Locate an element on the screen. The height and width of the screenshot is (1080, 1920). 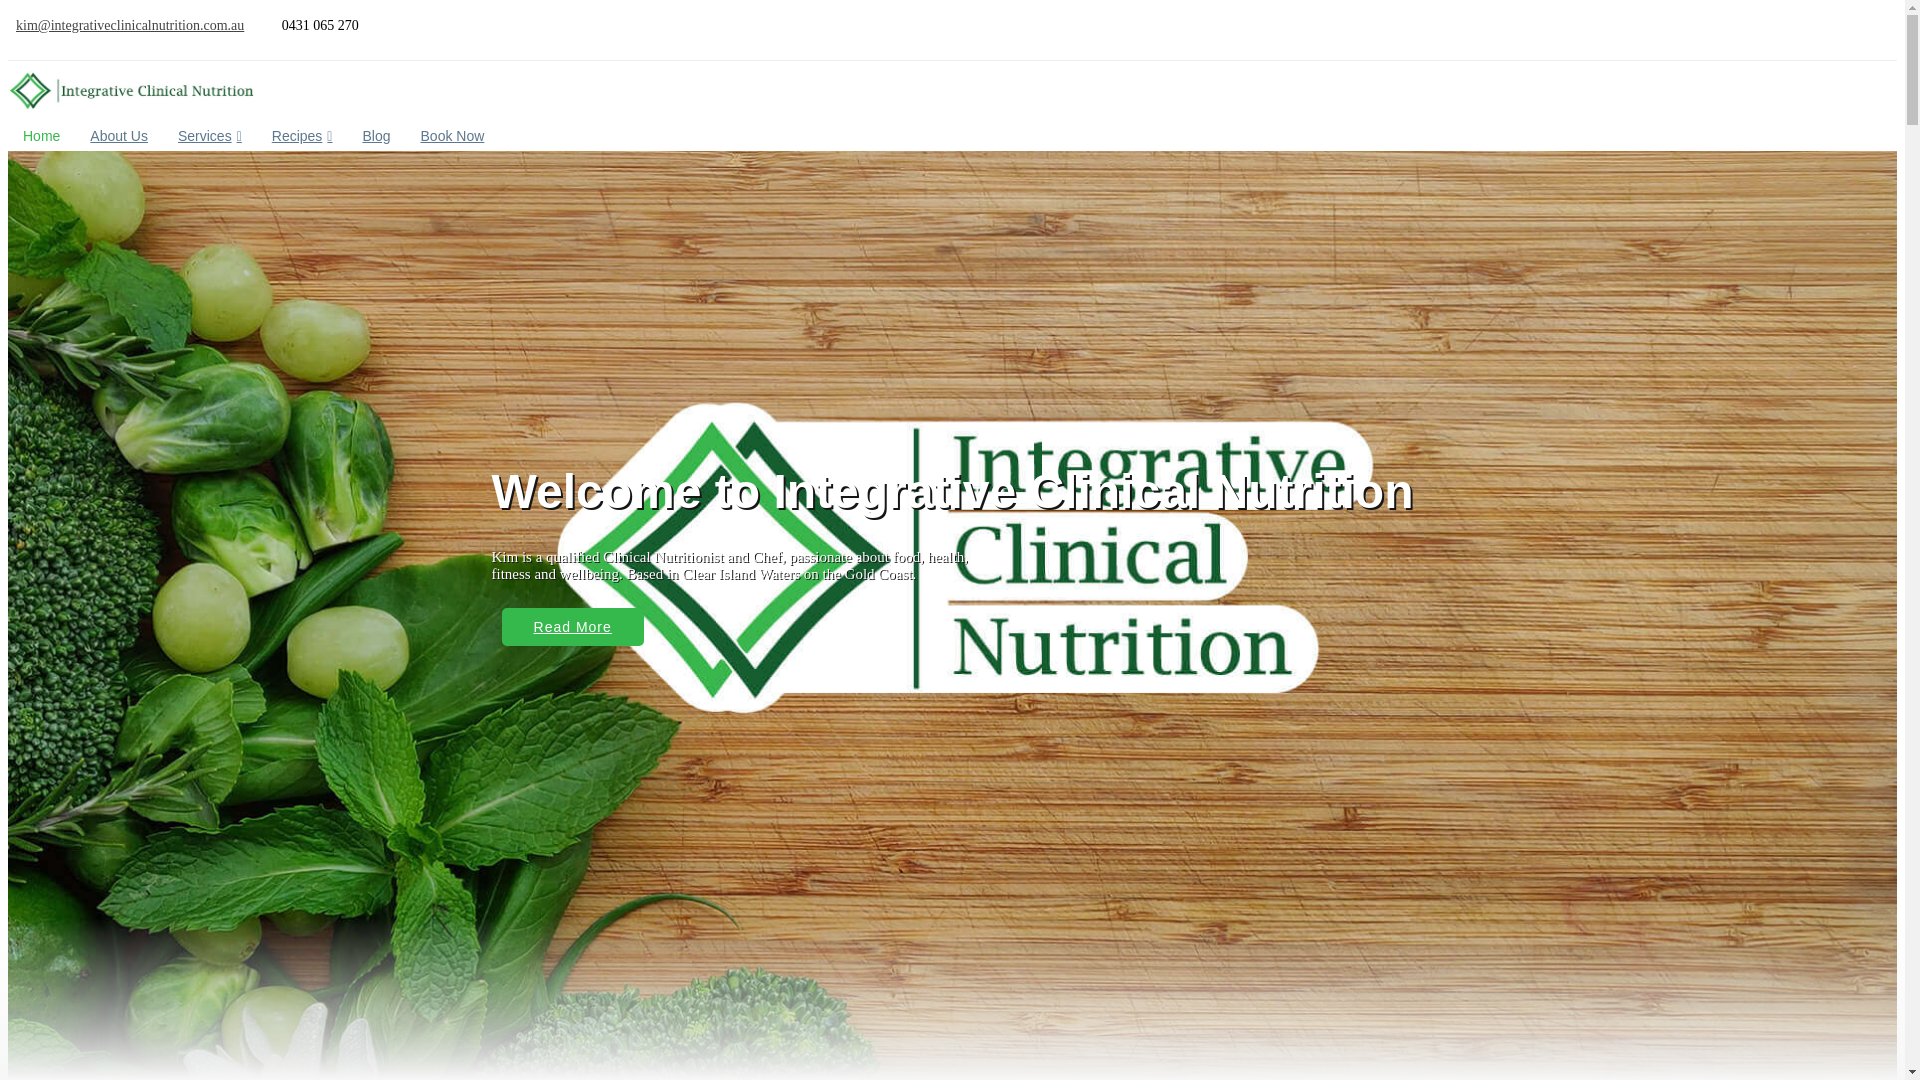
'kim@integrativeclinicalnutrition.com.au' is located at coordinates (128, 25).